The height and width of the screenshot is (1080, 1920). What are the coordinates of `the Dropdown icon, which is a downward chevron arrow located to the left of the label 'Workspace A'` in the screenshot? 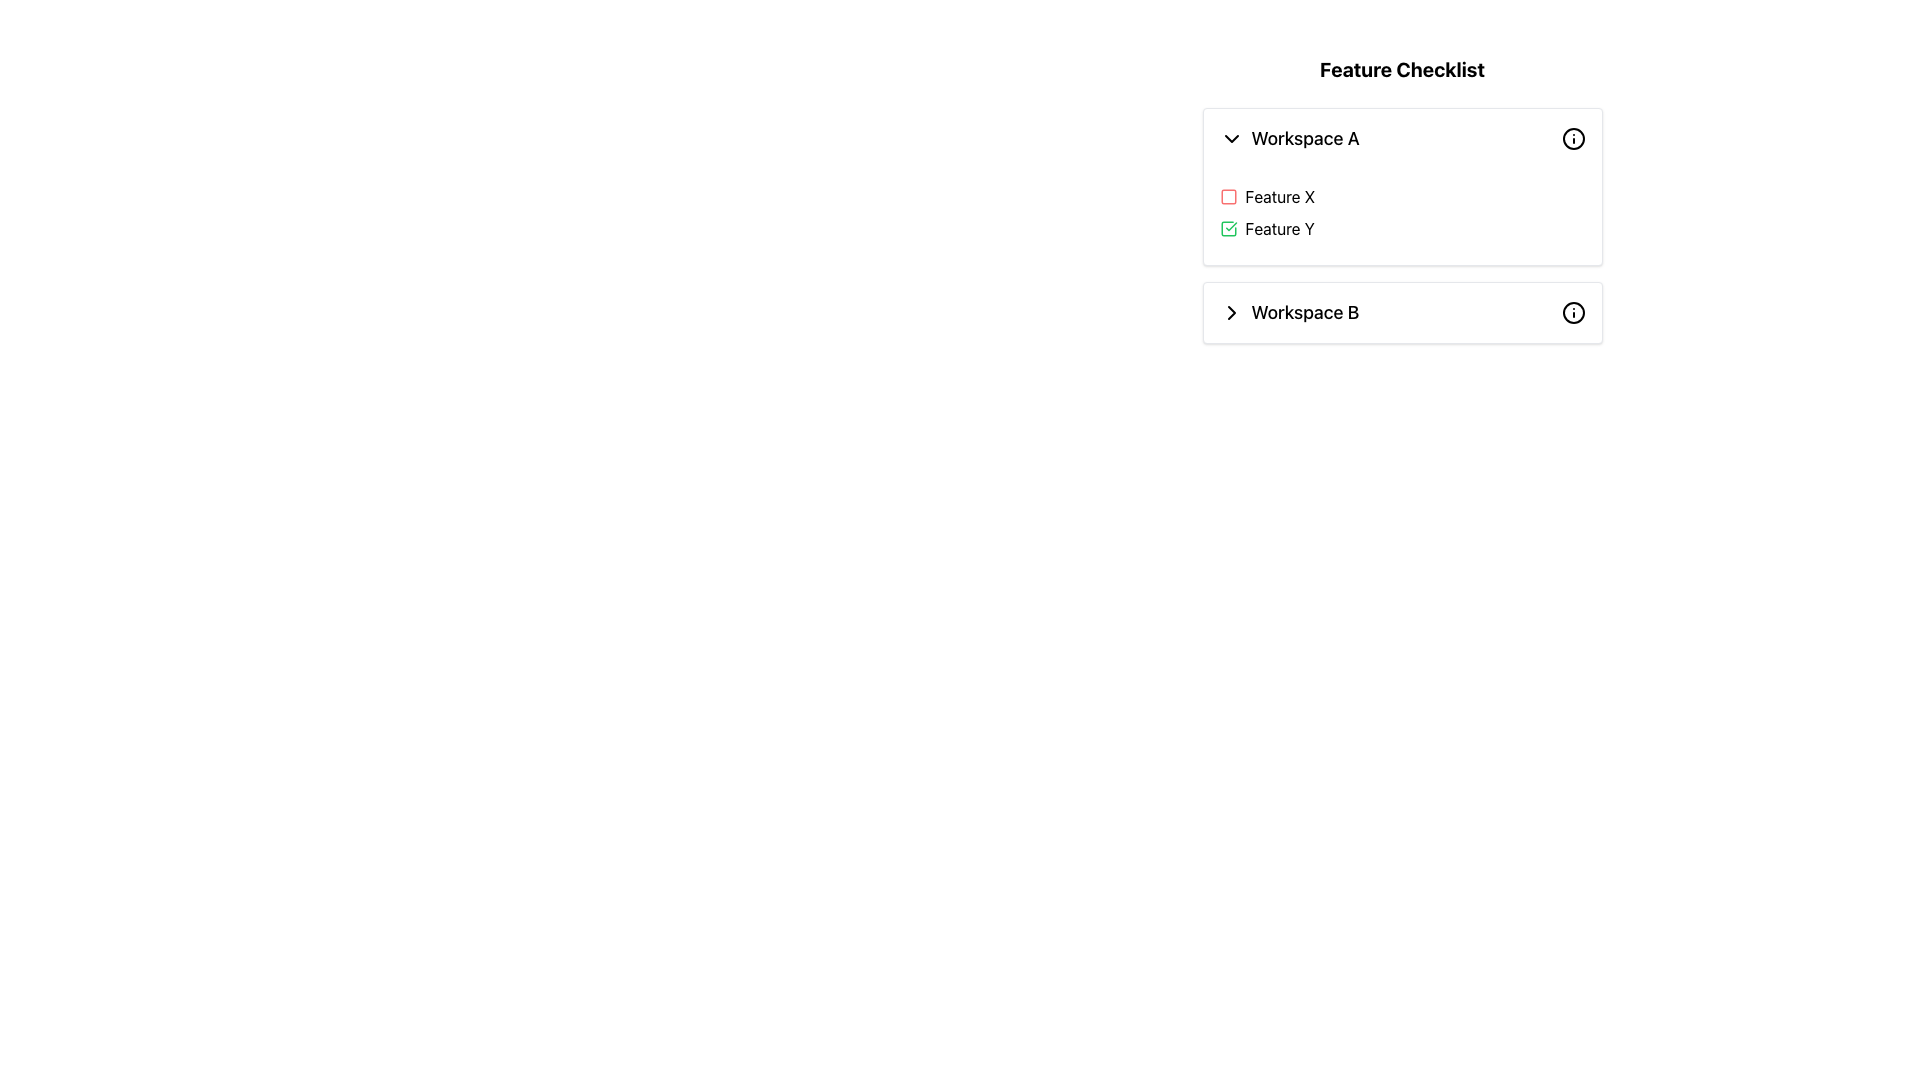 It's located at (1230, 137).